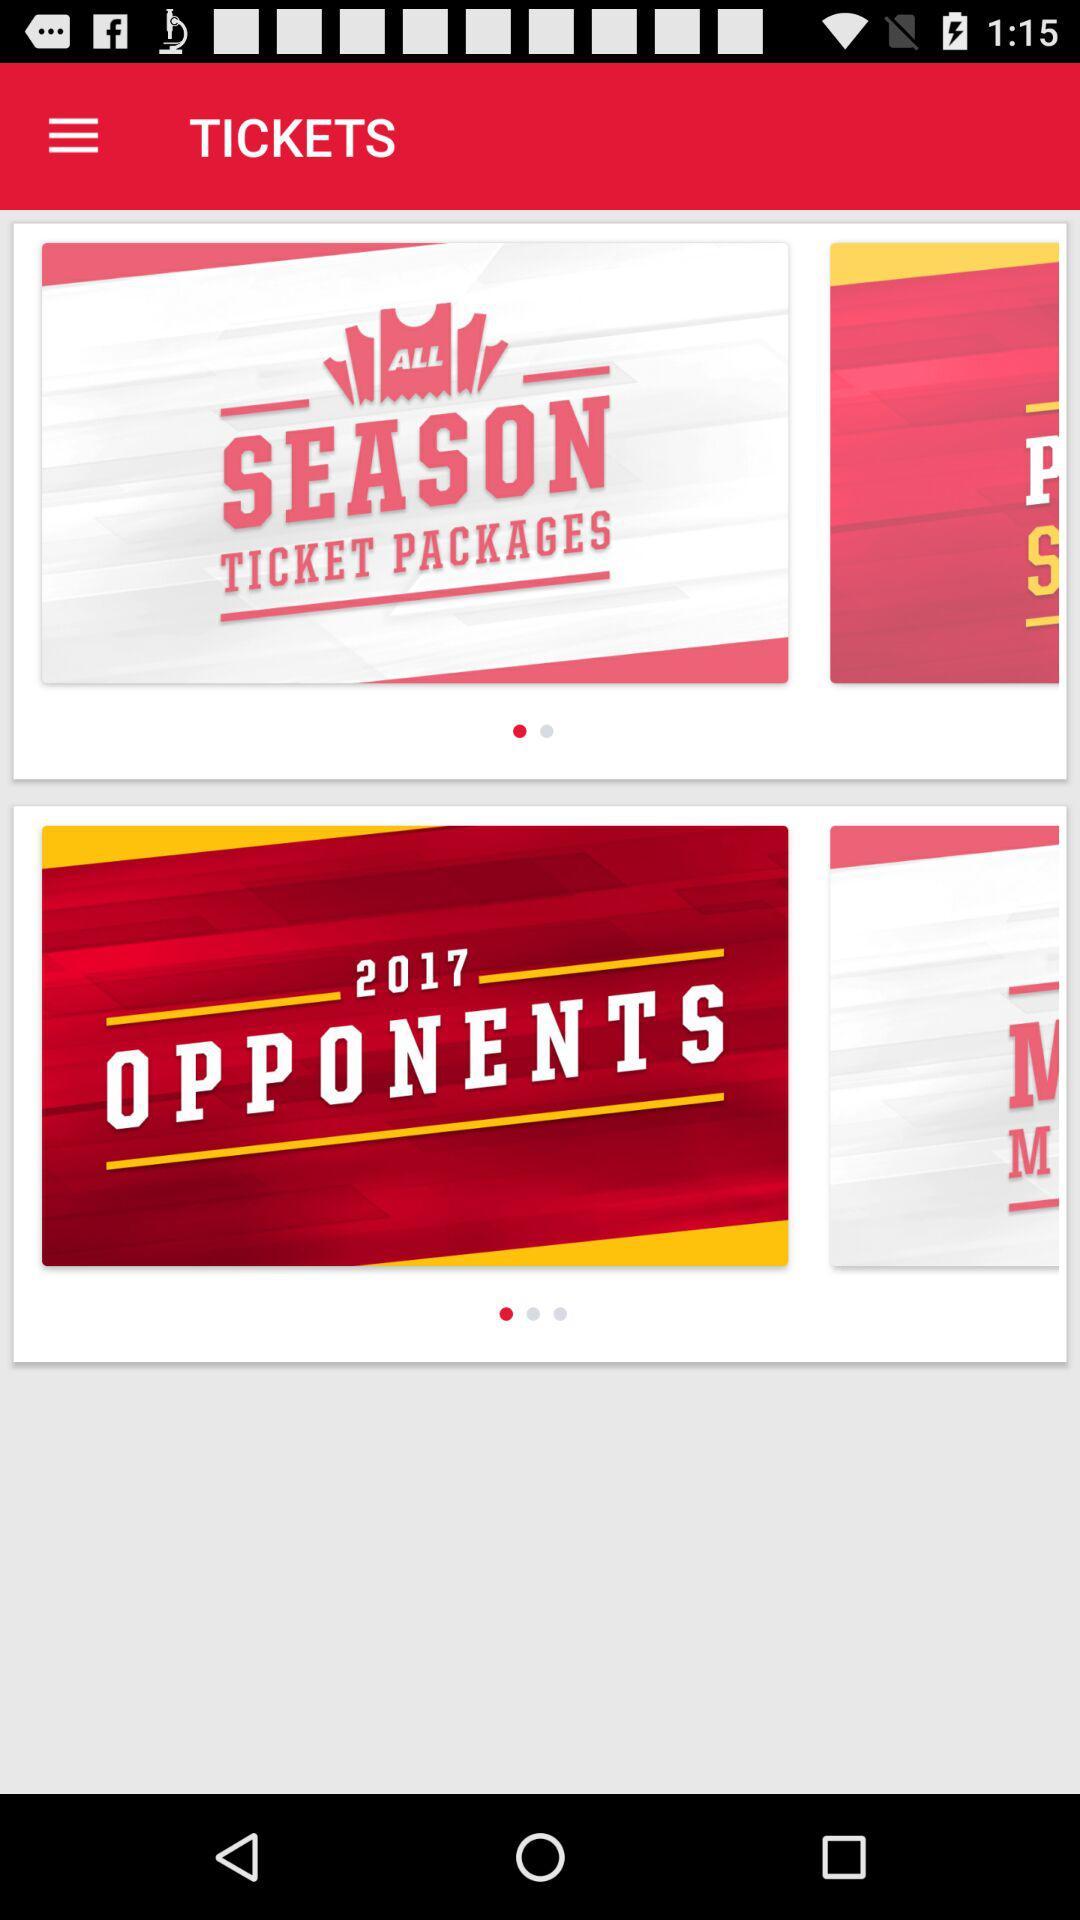 The height and width of the screenshot is (1920, 1080). Describe the element at coordinates (944, 461) in the screenshot. I see `top right corner image` at that location.